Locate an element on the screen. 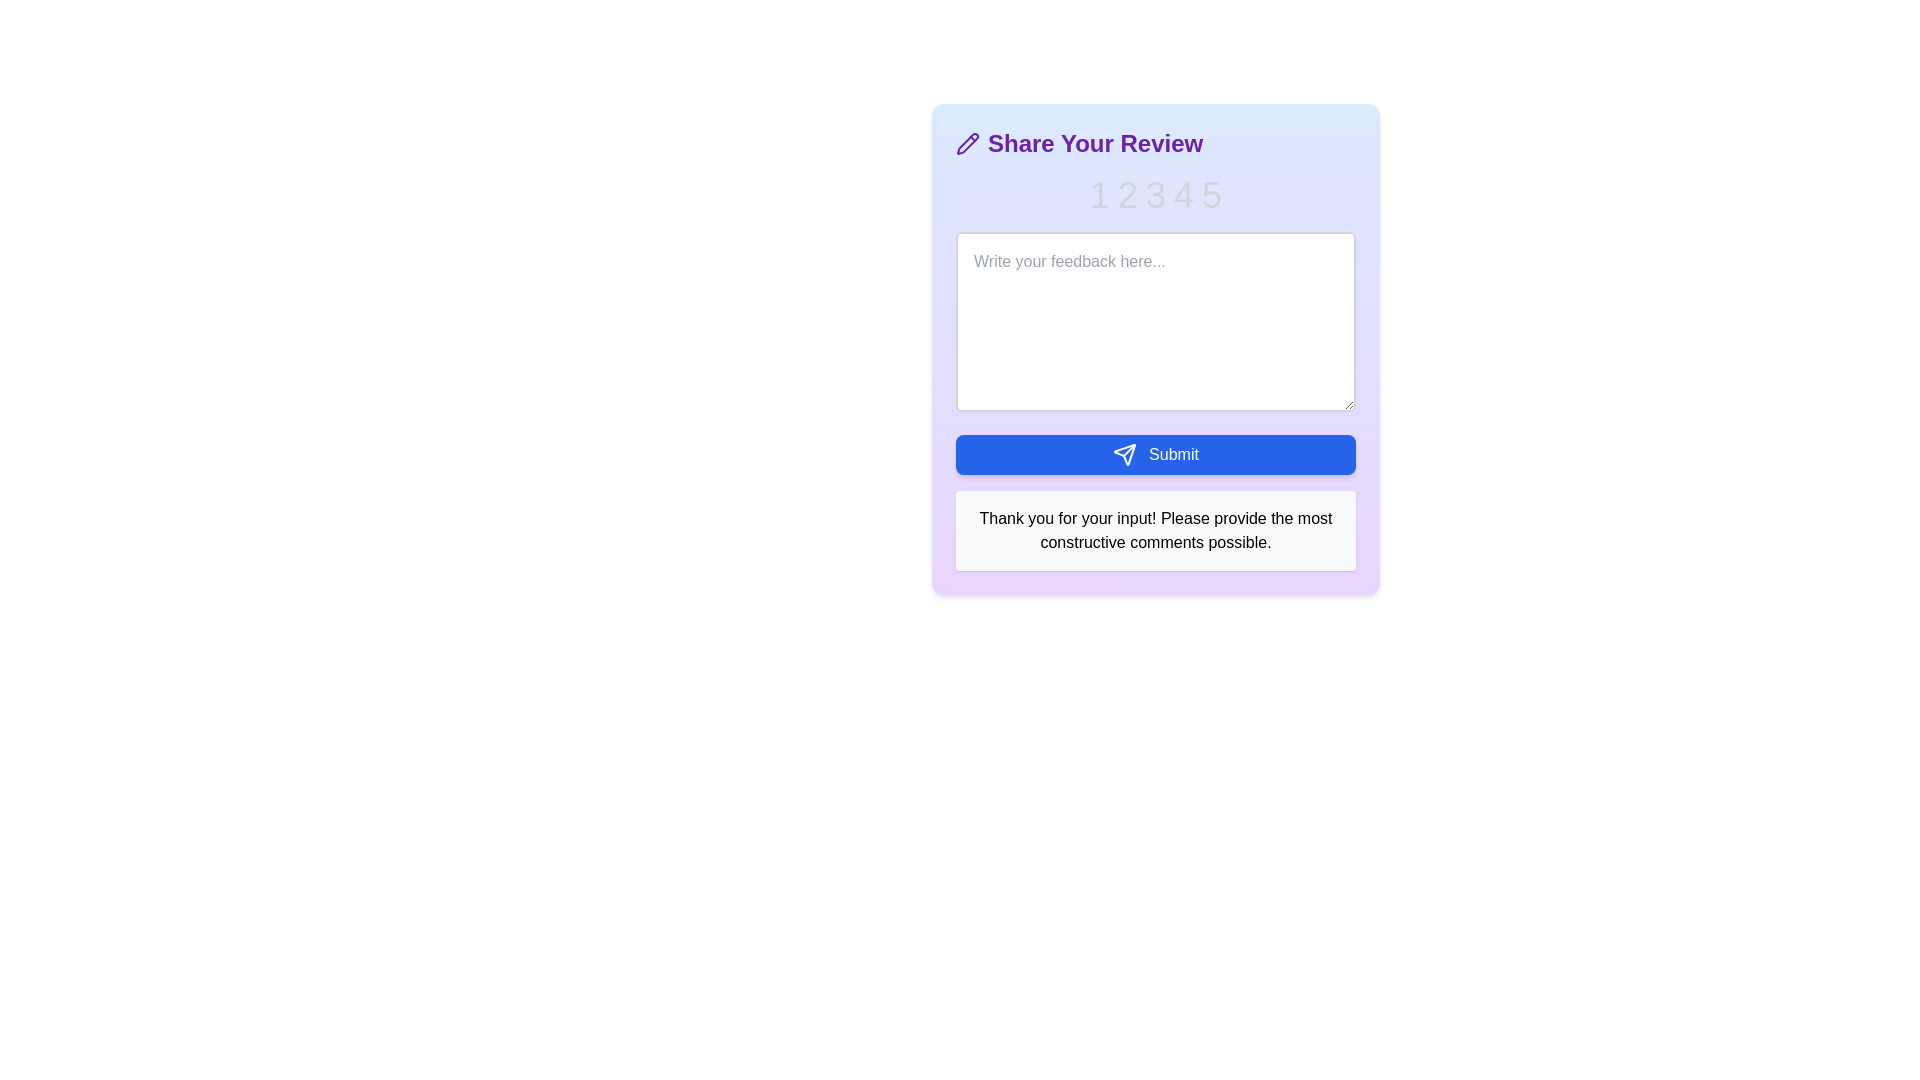 This screenshot has width=1920, height=1080. the rating button corresponding to 1 is located at coordinates (1098, 196).